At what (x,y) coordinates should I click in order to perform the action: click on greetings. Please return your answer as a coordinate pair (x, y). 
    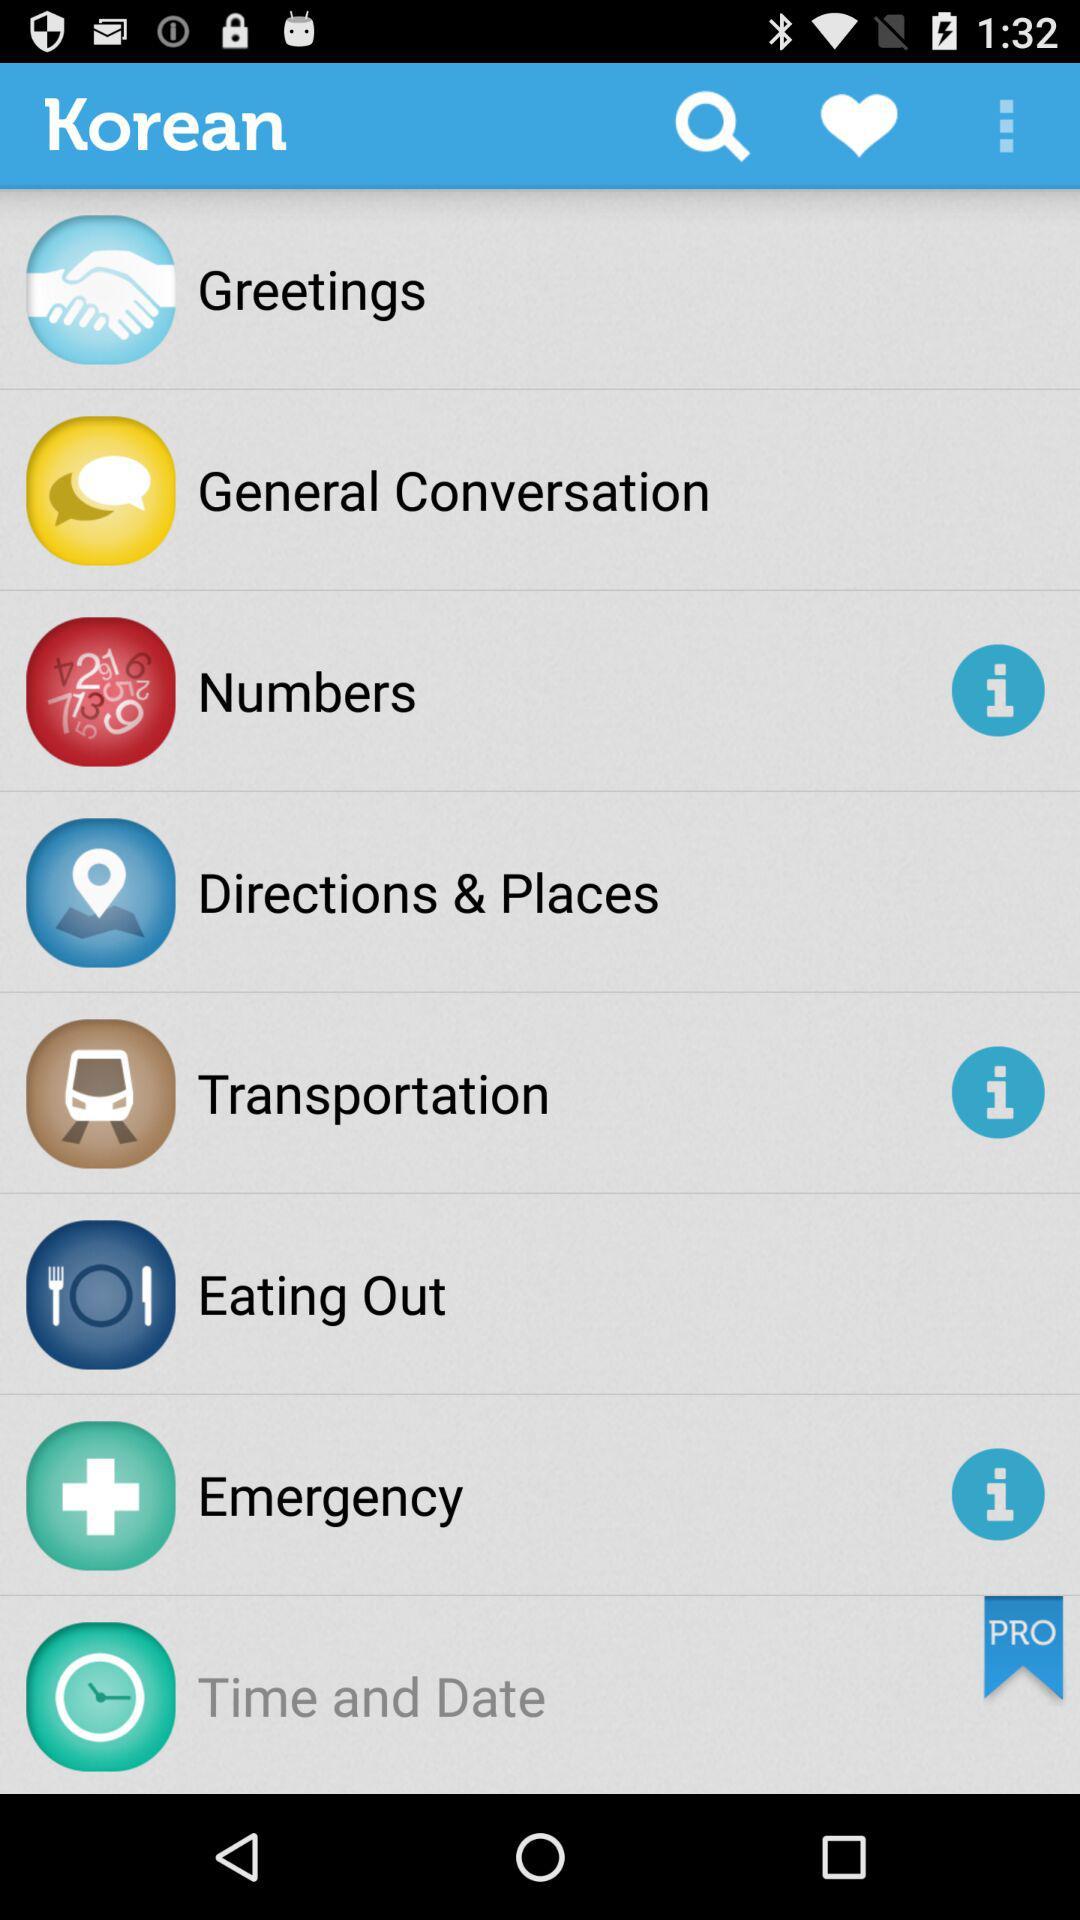
    Looking at the image, I should click on (312, 287).